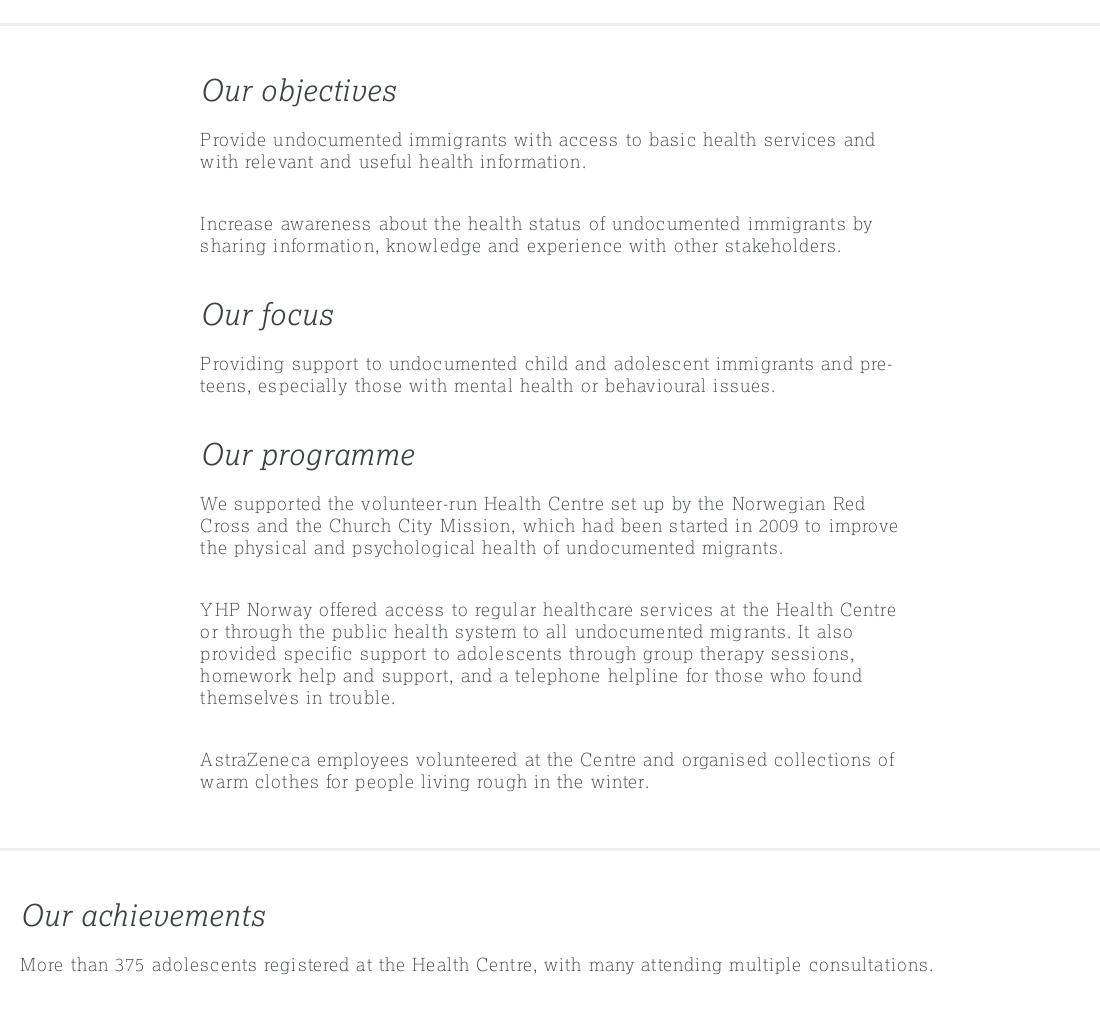 This screenshot has width=1100, height=1012. I want to click on 'AstraZeneca employees volunteered at the Centre and organised collections of warm clothes for people living rough in the winter.', so click(547, 769).